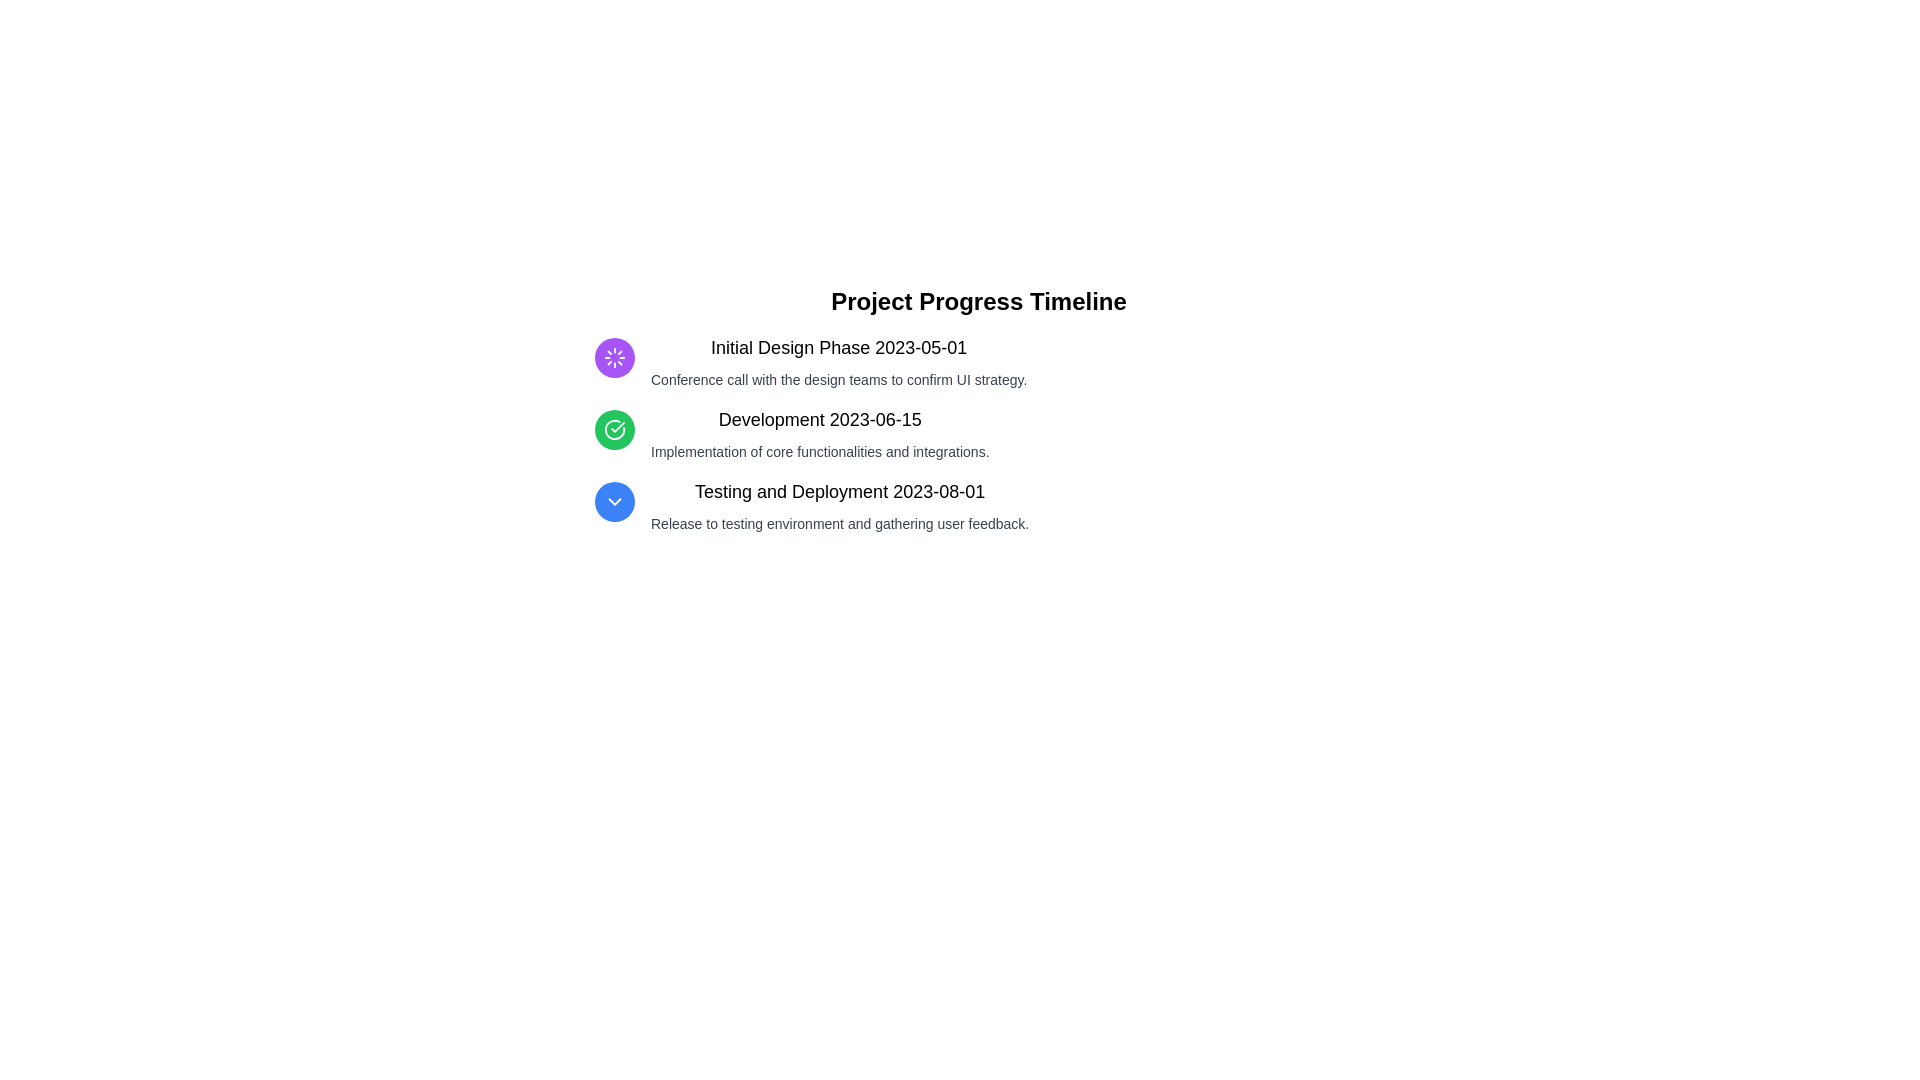  I want to click on the success icon located on the left side of the 'Development 2023-06-15' timeline segment, which indicates task completion, so click(613, 428).